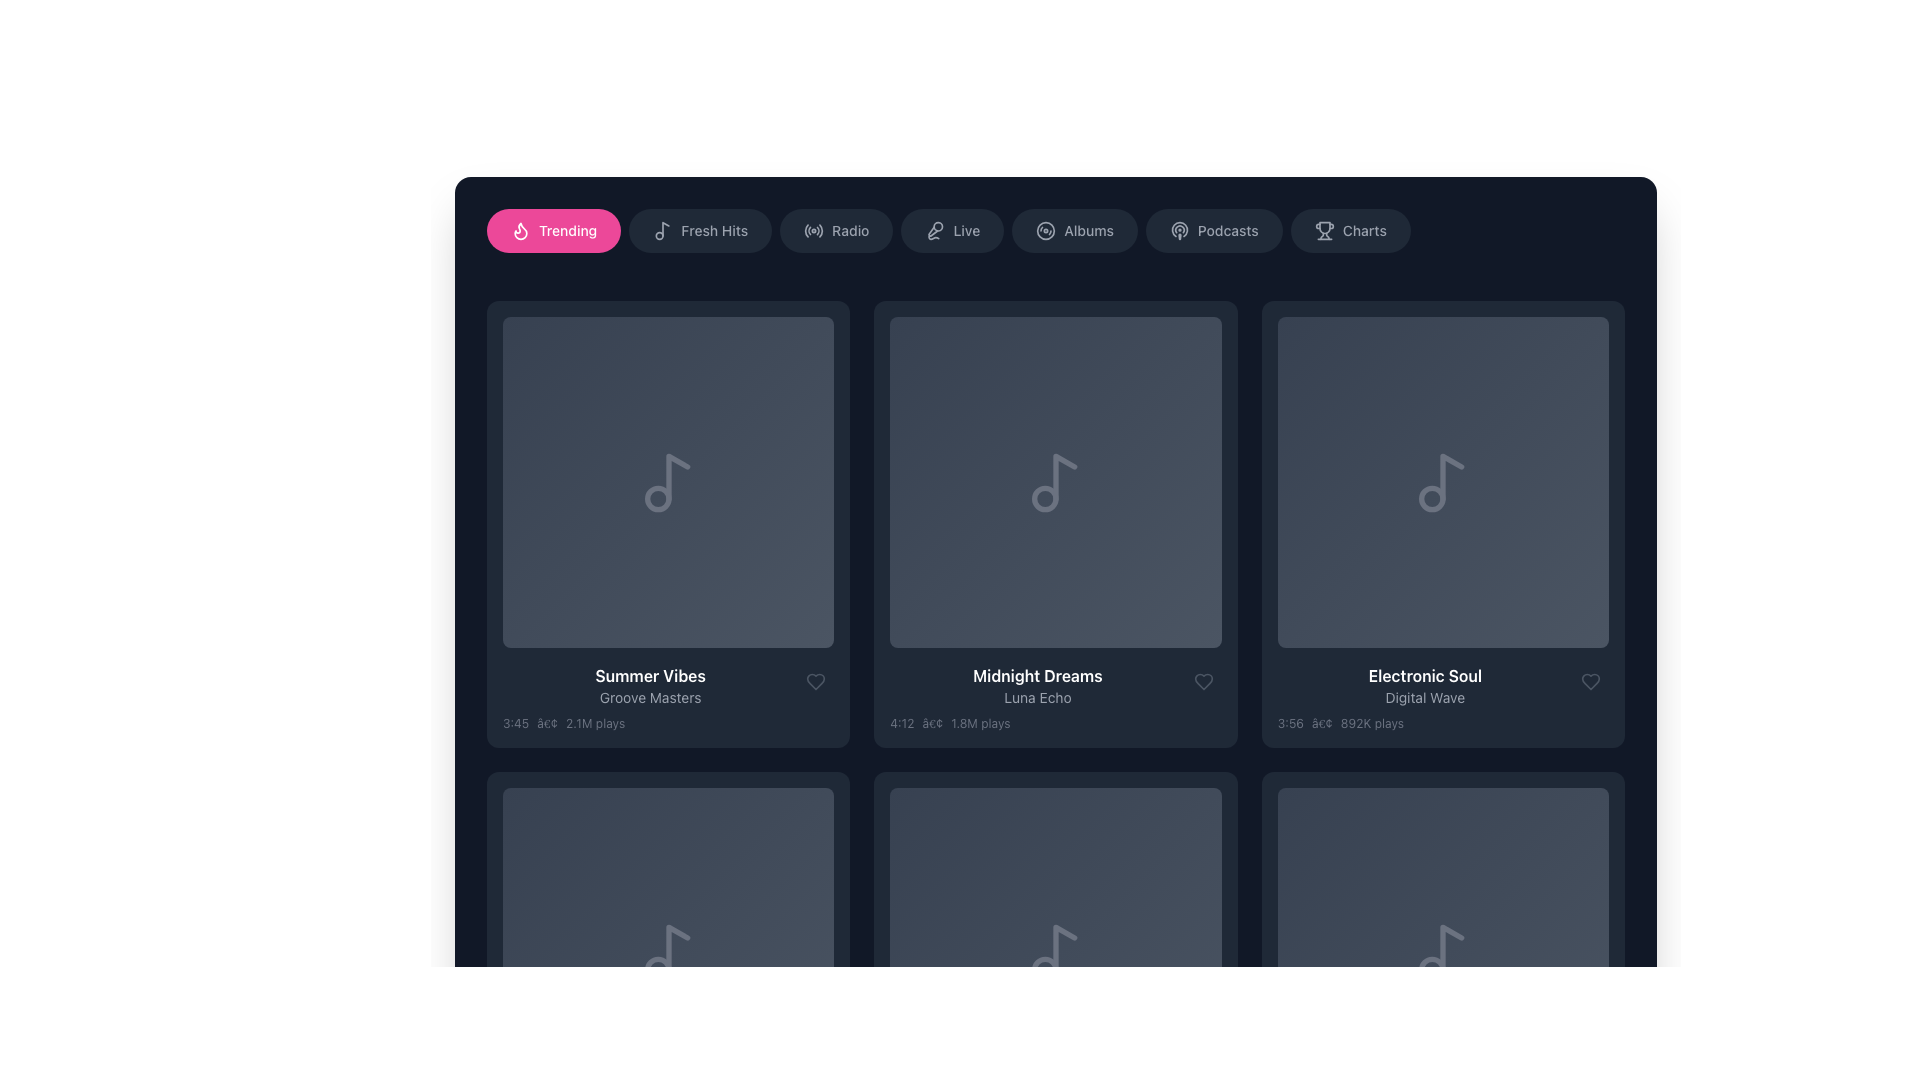  I want to click on the decorative circle graphic element of the music note SVG icon located in the first card titled 'Summer Vibes' in the Trending section, so click(657, 497).